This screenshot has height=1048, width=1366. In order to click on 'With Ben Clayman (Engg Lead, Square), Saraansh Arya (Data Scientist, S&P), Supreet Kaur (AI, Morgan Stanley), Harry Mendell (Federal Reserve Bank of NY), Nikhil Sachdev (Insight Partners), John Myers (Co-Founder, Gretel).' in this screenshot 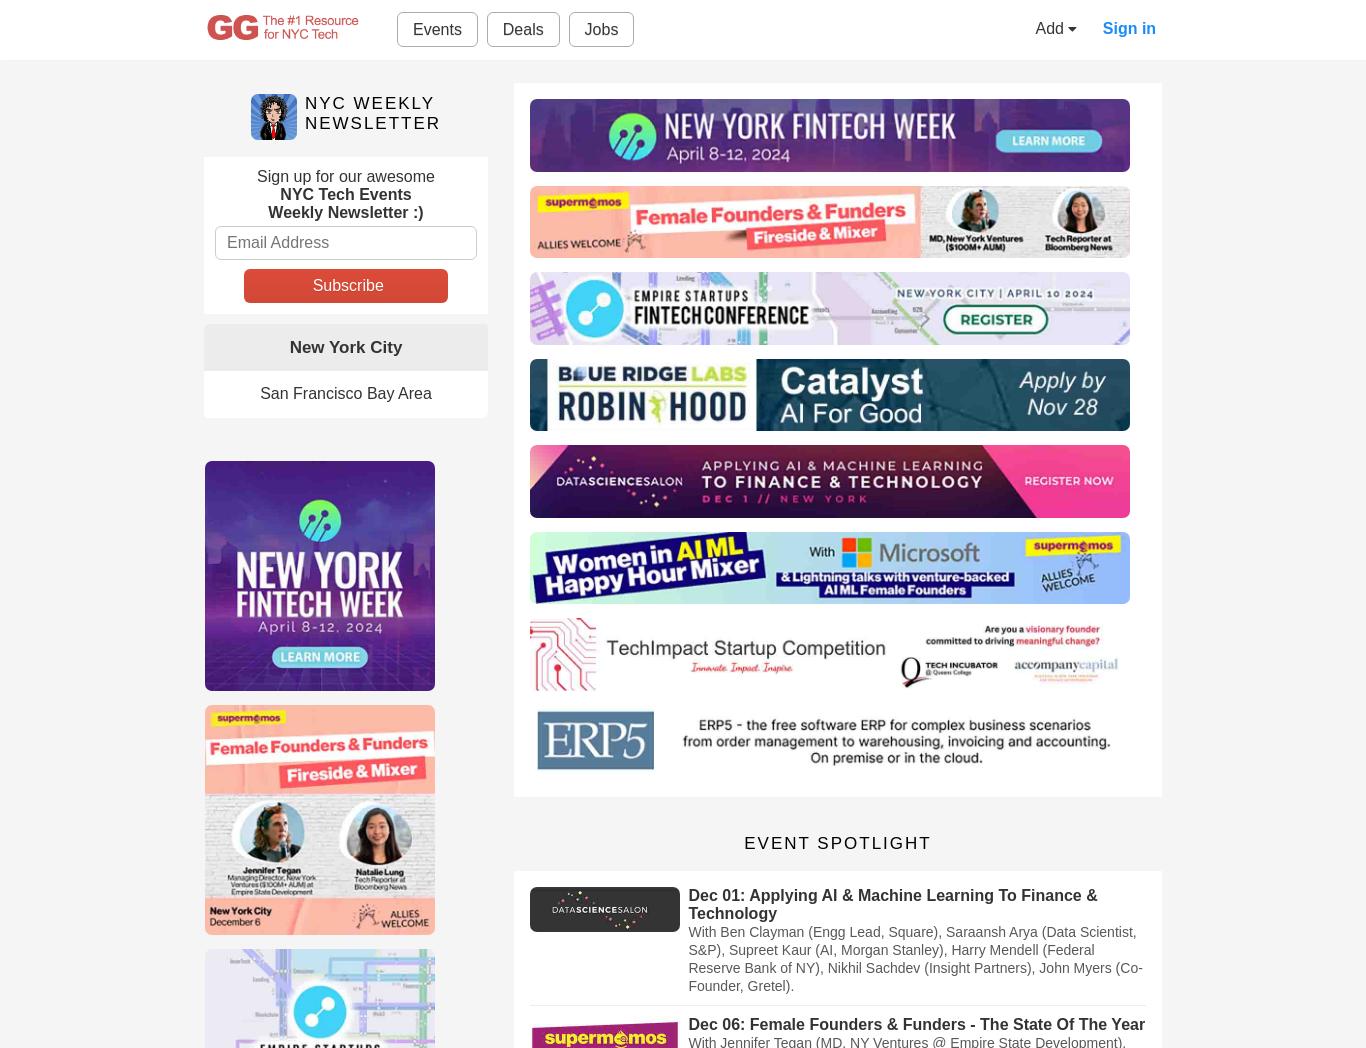, I will do `click(914, 959)`.